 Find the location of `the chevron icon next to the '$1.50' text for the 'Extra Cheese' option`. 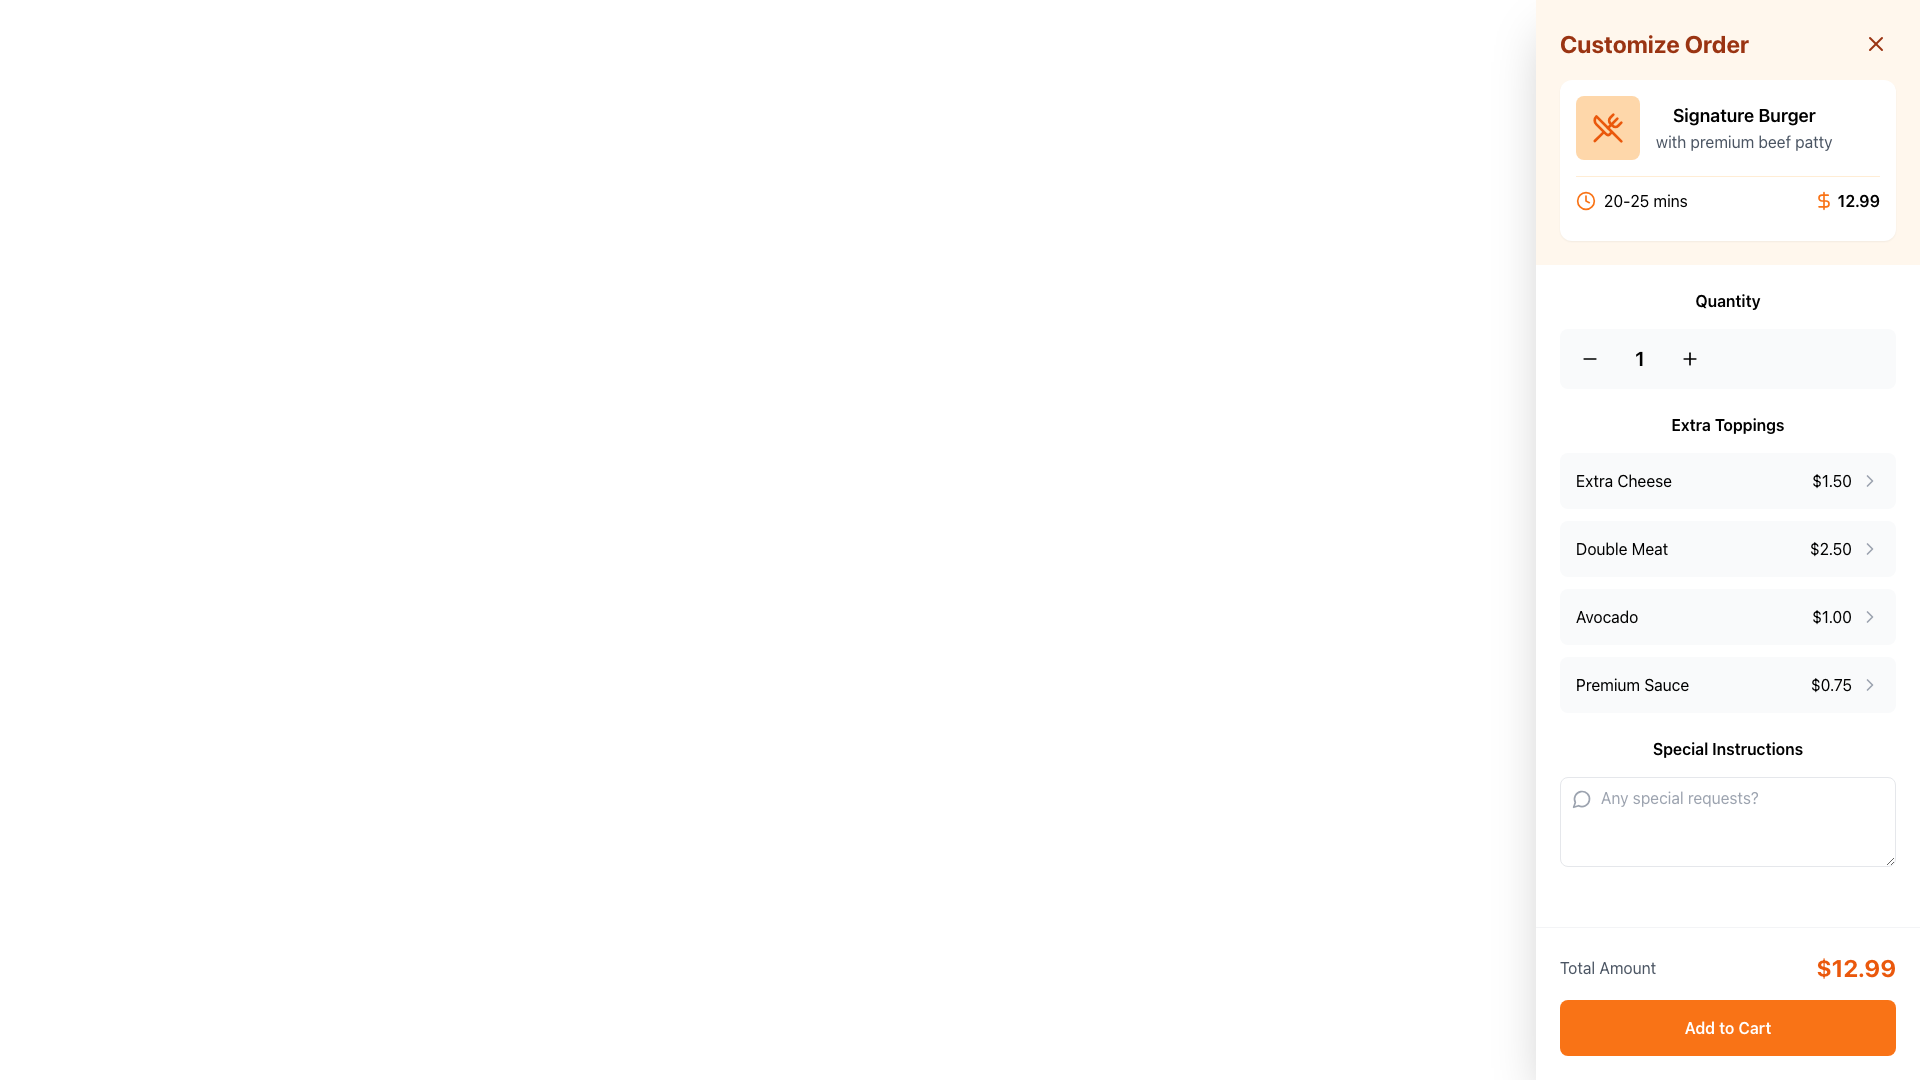

the chevron icon next to the '$1.50' text for the 'Extra Cheese' option is located at coordinates (1869, 481).